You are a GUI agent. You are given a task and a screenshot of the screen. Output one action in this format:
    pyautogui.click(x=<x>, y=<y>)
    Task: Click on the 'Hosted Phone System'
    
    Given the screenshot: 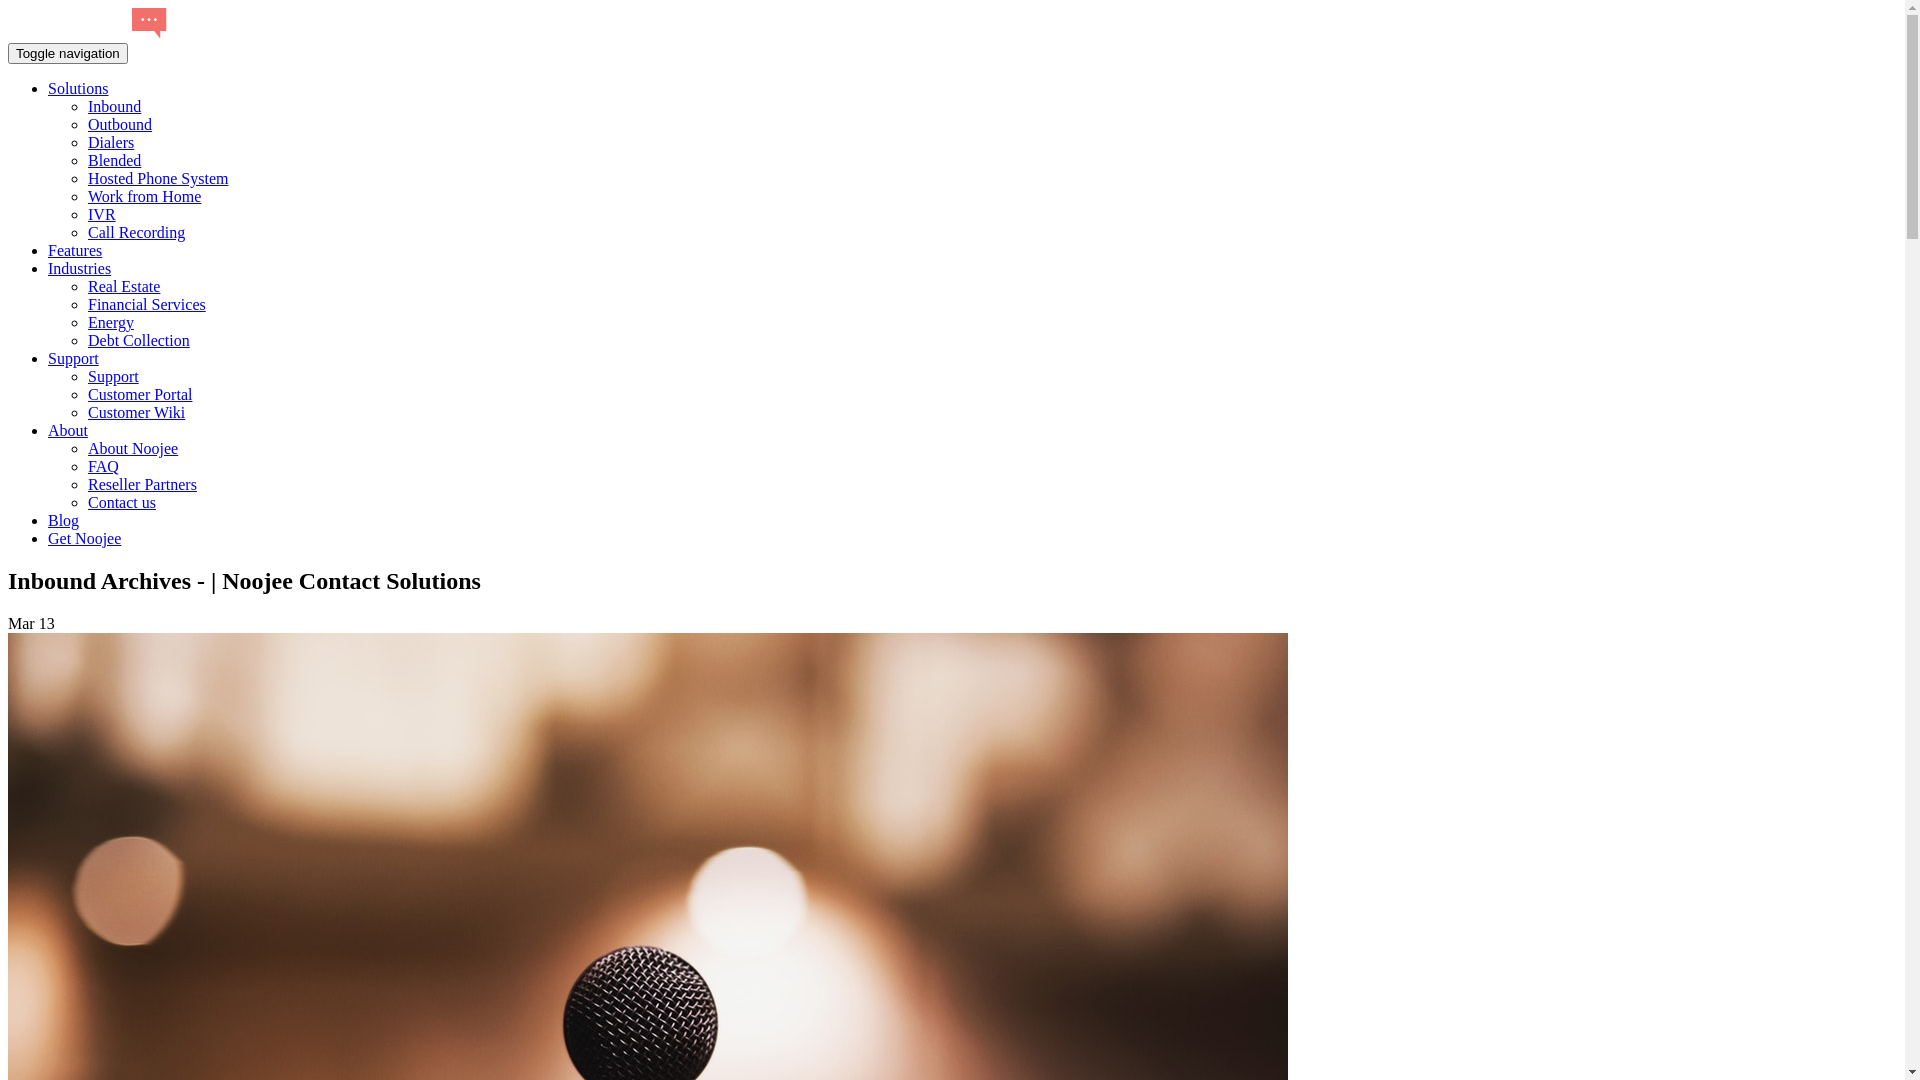 What is the action you would take?
    pyautogui.click(x=157, y=177)
    